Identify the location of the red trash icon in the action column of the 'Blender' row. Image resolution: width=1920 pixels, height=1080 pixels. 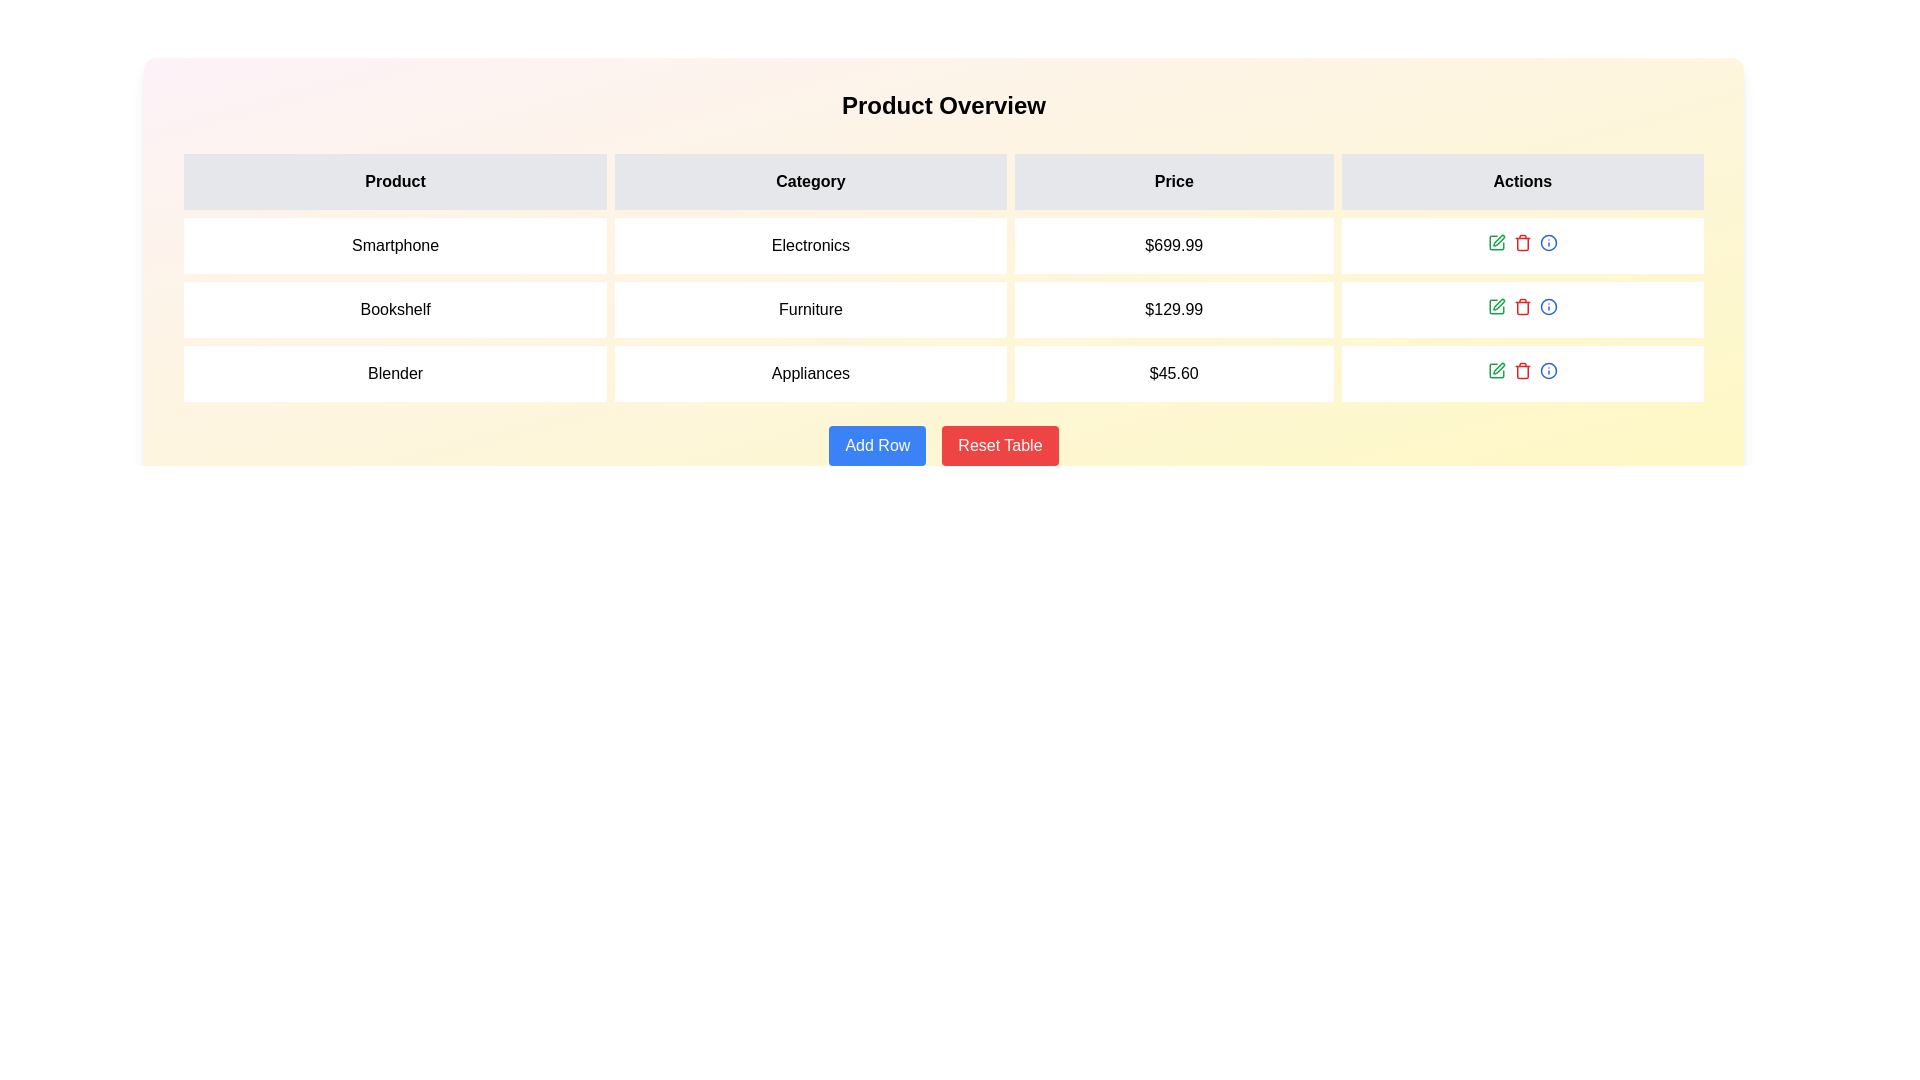
(1521, 370).